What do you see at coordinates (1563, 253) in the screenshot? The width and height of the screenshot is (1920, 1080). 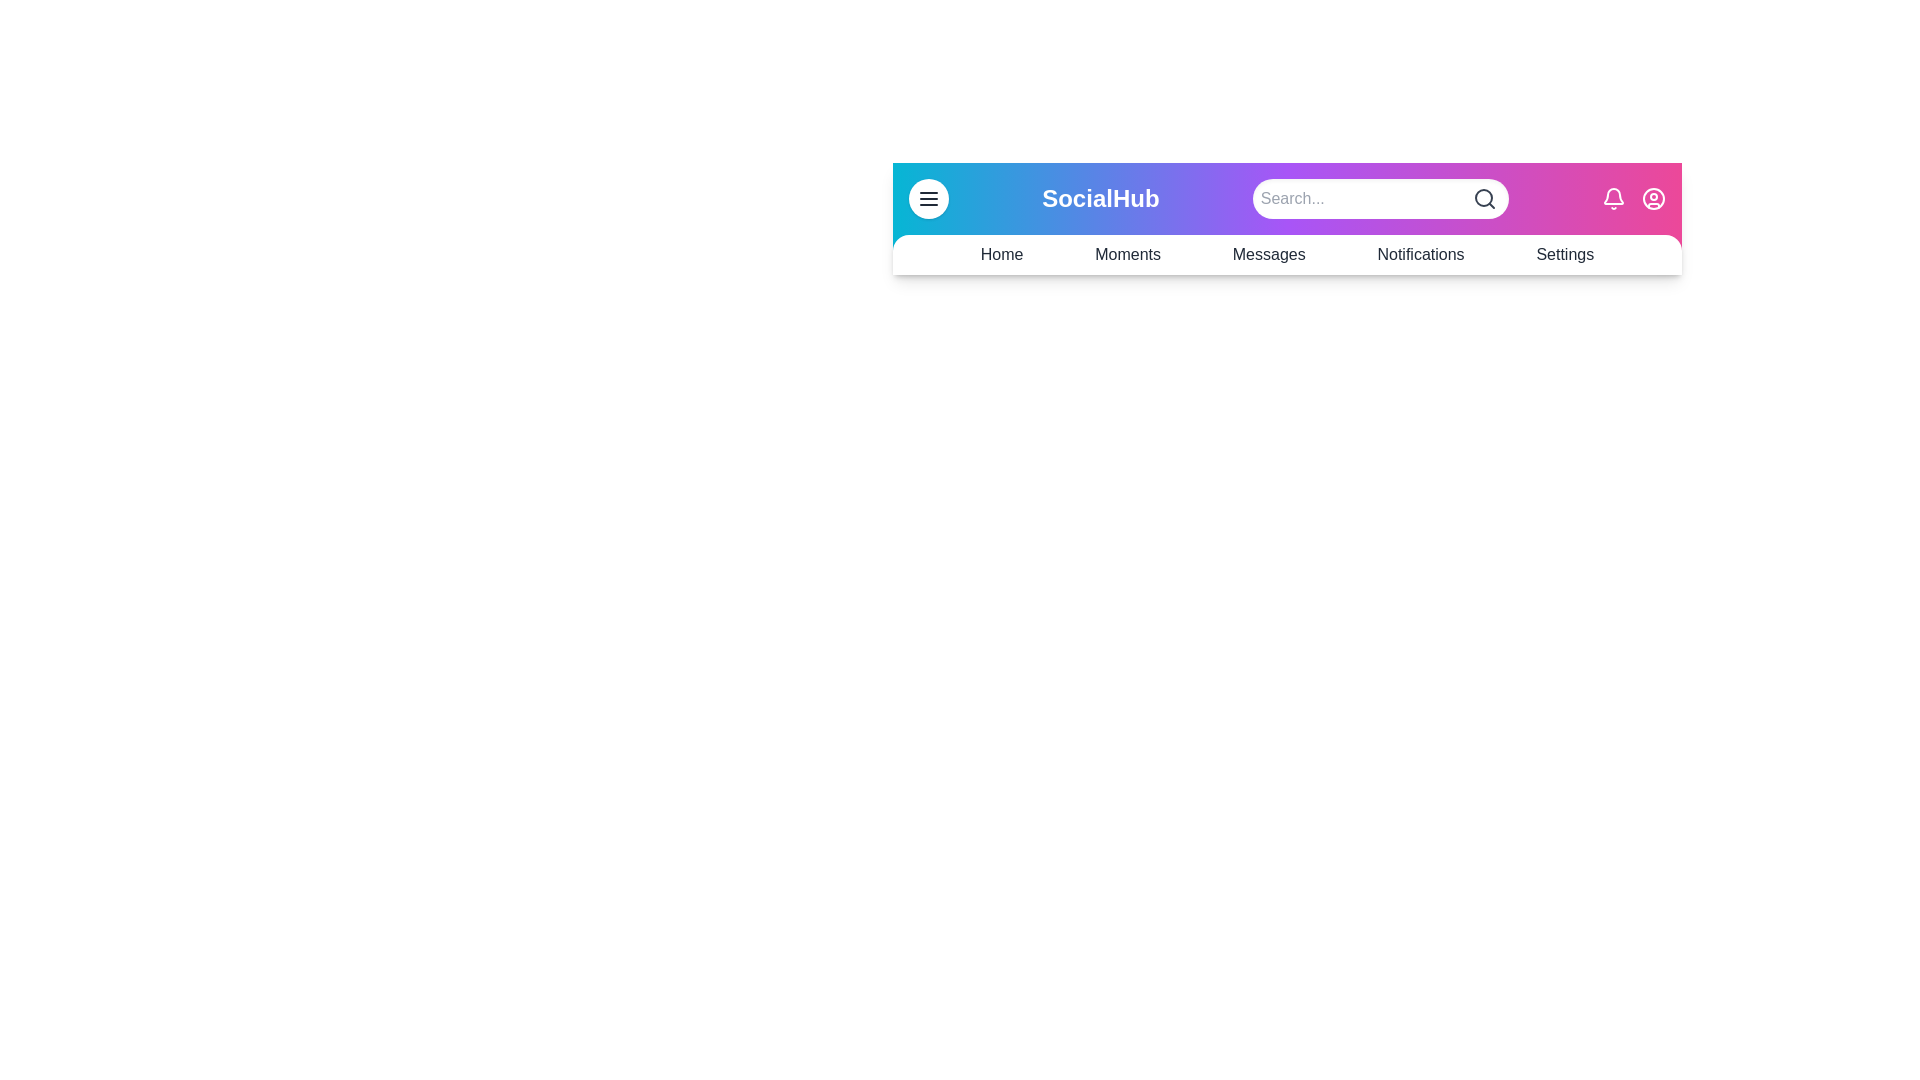 I see `the navigation link Settings from the SocialAppBar` at bounding box center [1563, 253].